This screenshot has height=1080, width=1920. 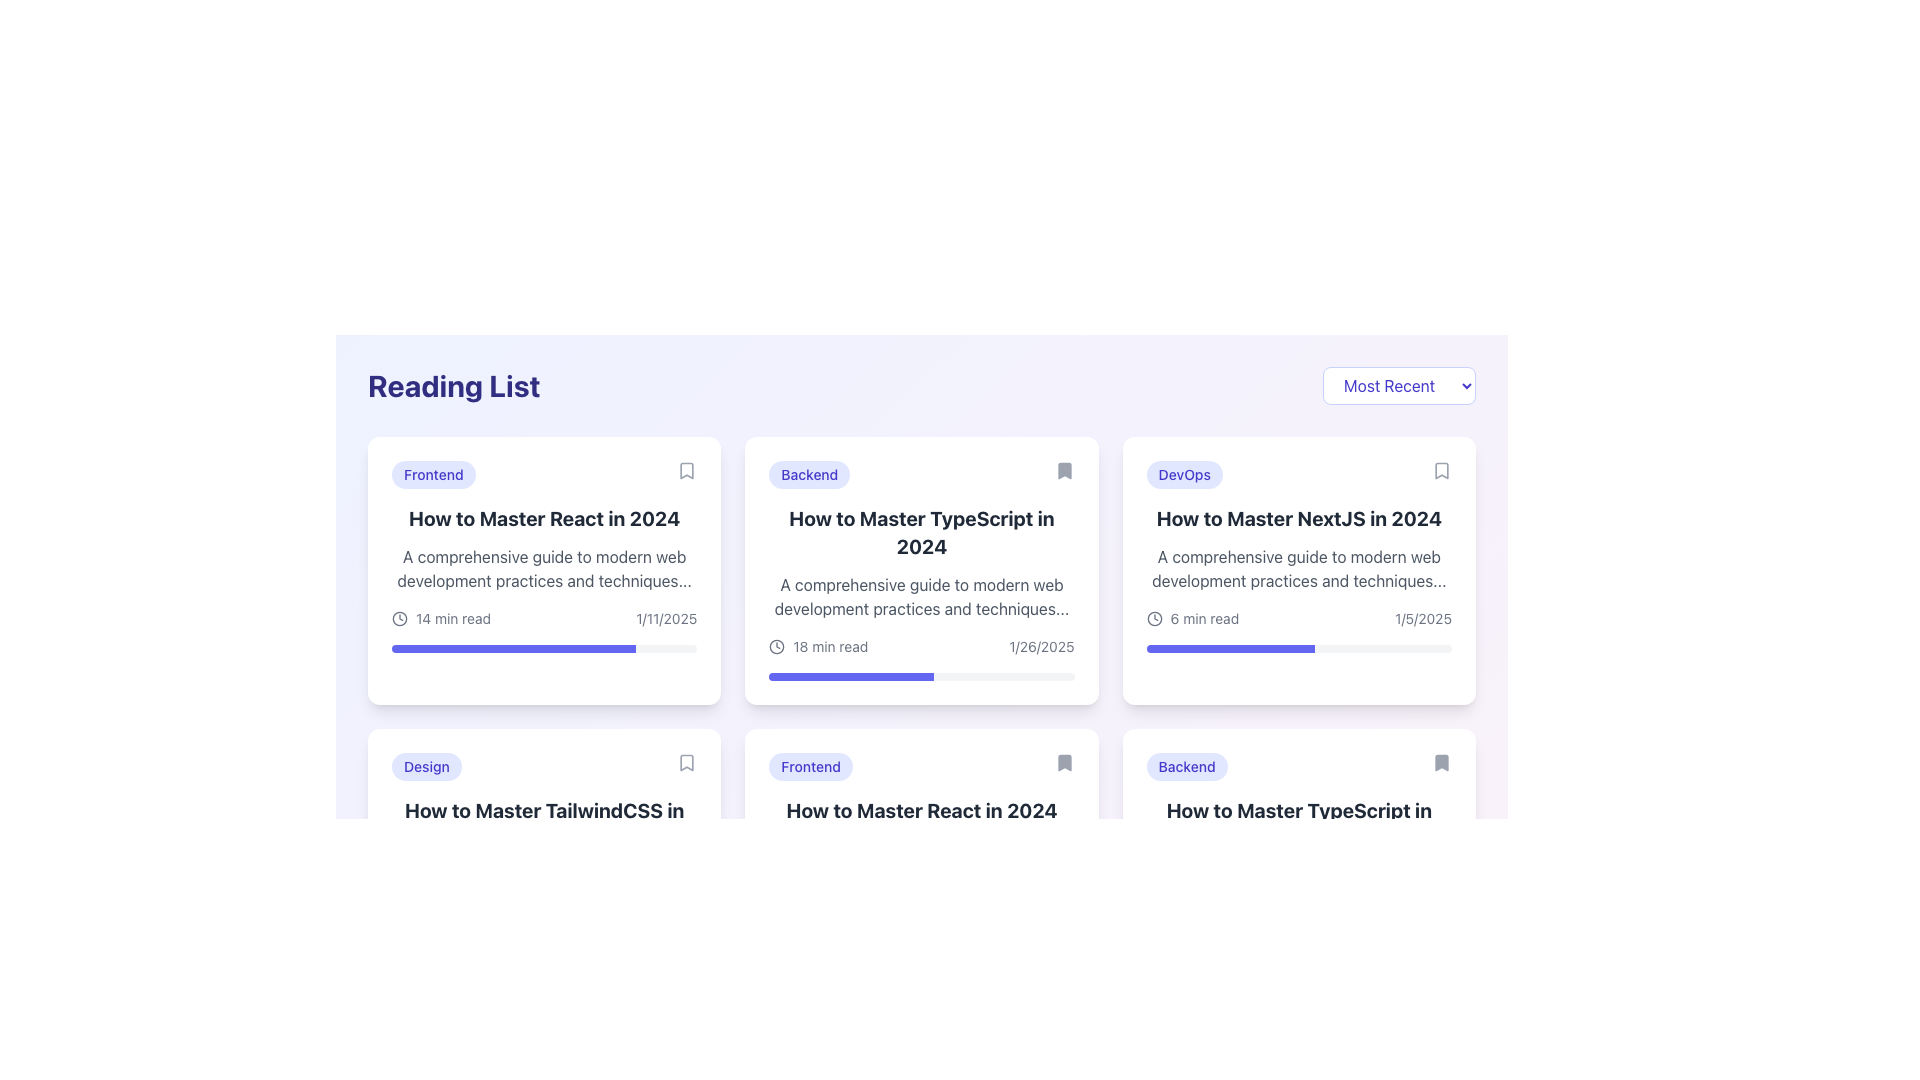 I want to click on the second card in the middle row of the grid layout, which presents a preview of an article about mastering React, to focus on it using keyboard navigation, so click(x=920, y=848).